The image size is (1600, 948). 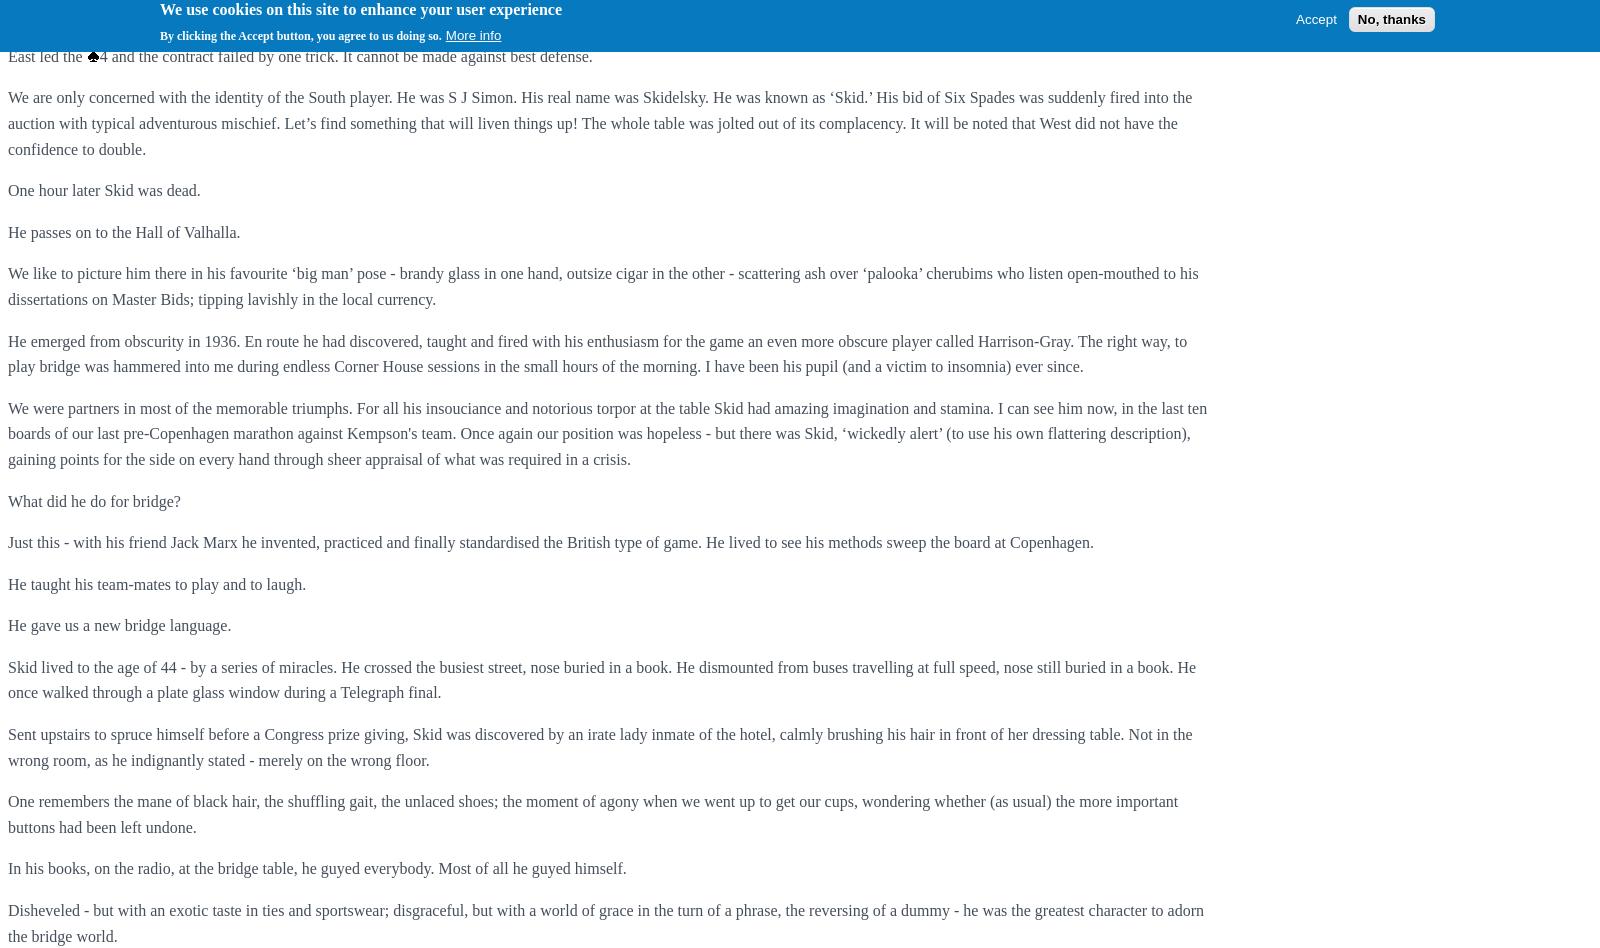 I want to click on 'Sent upstairs to spruce himself before a Congress prize giving, Skid was discovered by an irate lady inmate of the hotel, calmly brushing his hair in front of her dressing table.  Not in the wrong room, as he indignantly stated - merely on the wrong floor.', so click(x=7, y=747).